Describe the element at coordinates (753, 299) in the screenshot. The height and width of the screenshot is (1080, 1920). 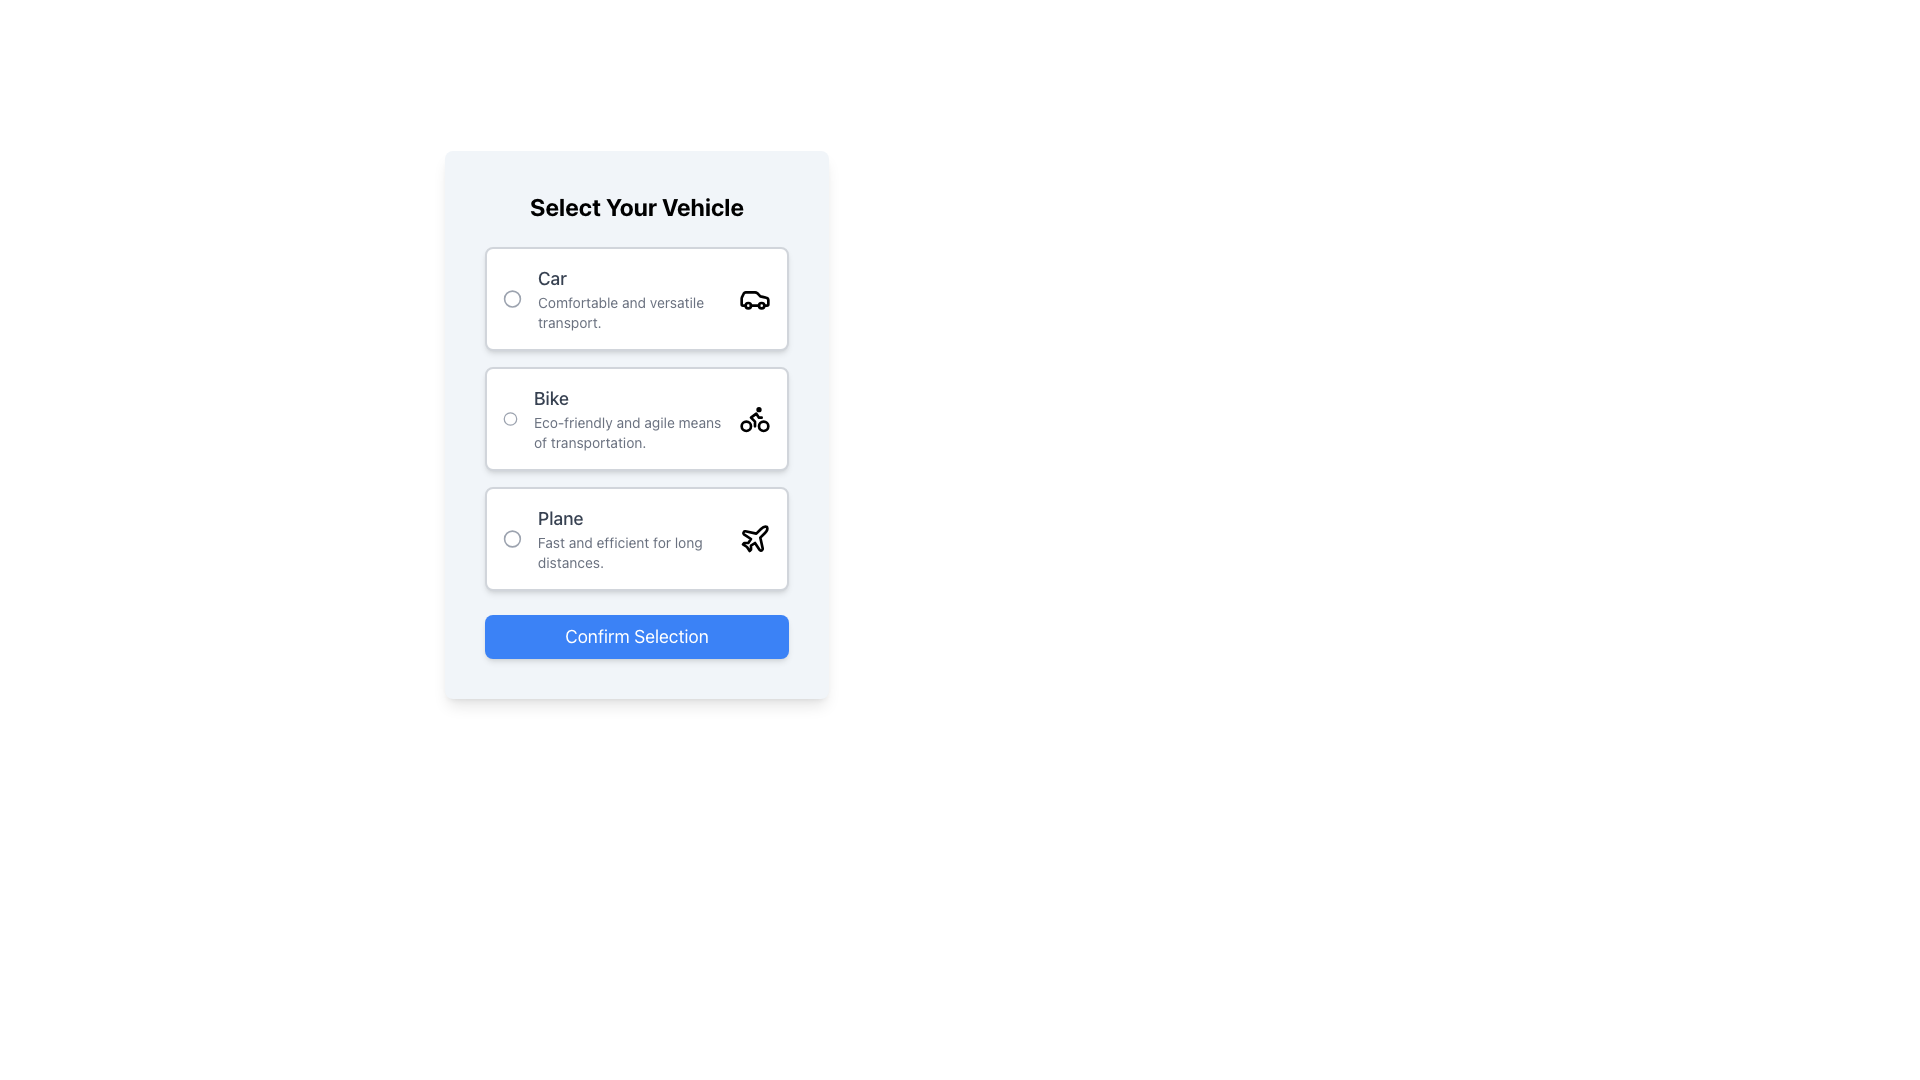
I see `the car-shaped icon located in the upper right corner of the 'Car' option card, adjacent to the descriptive text for the 'Car' option` at that location.